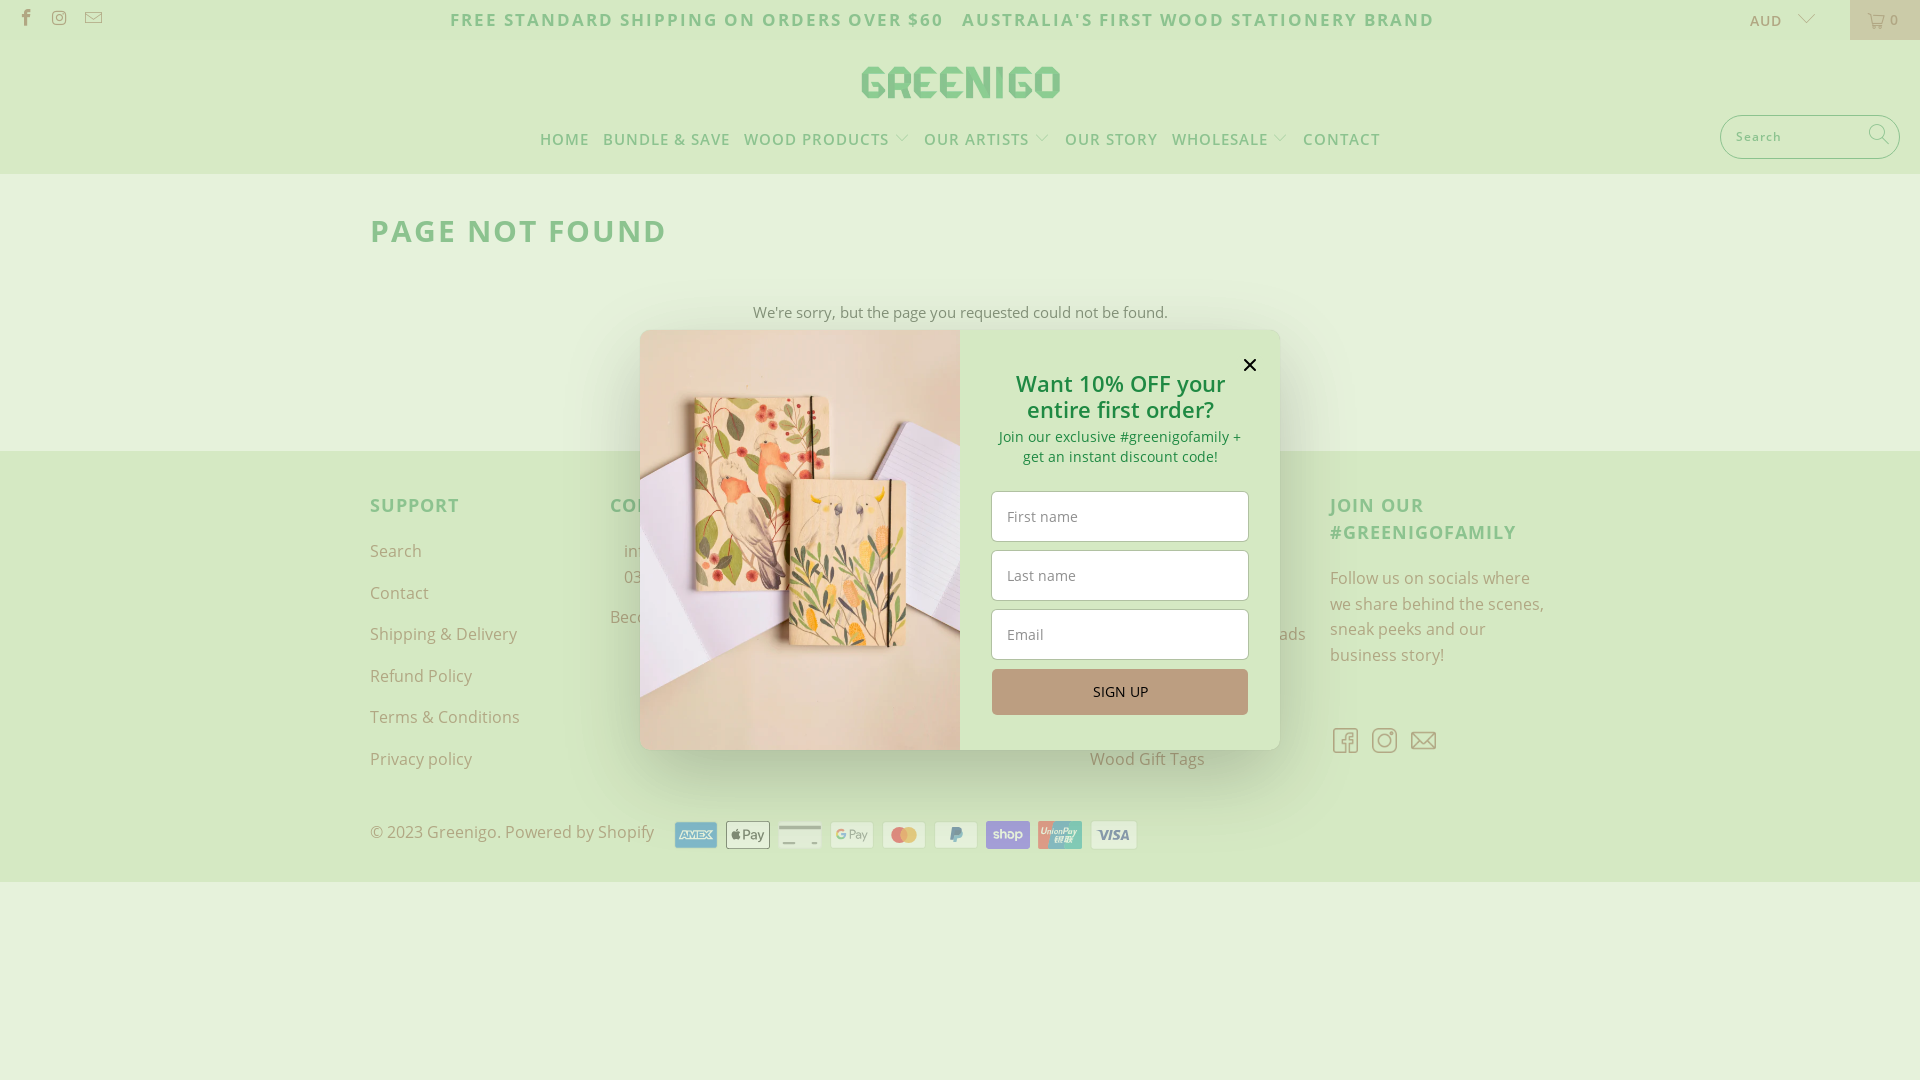 The height and width of the screenshot is (1080, 1920). I want to click on 'BUNDLE & SAVE', so click(666, 137).